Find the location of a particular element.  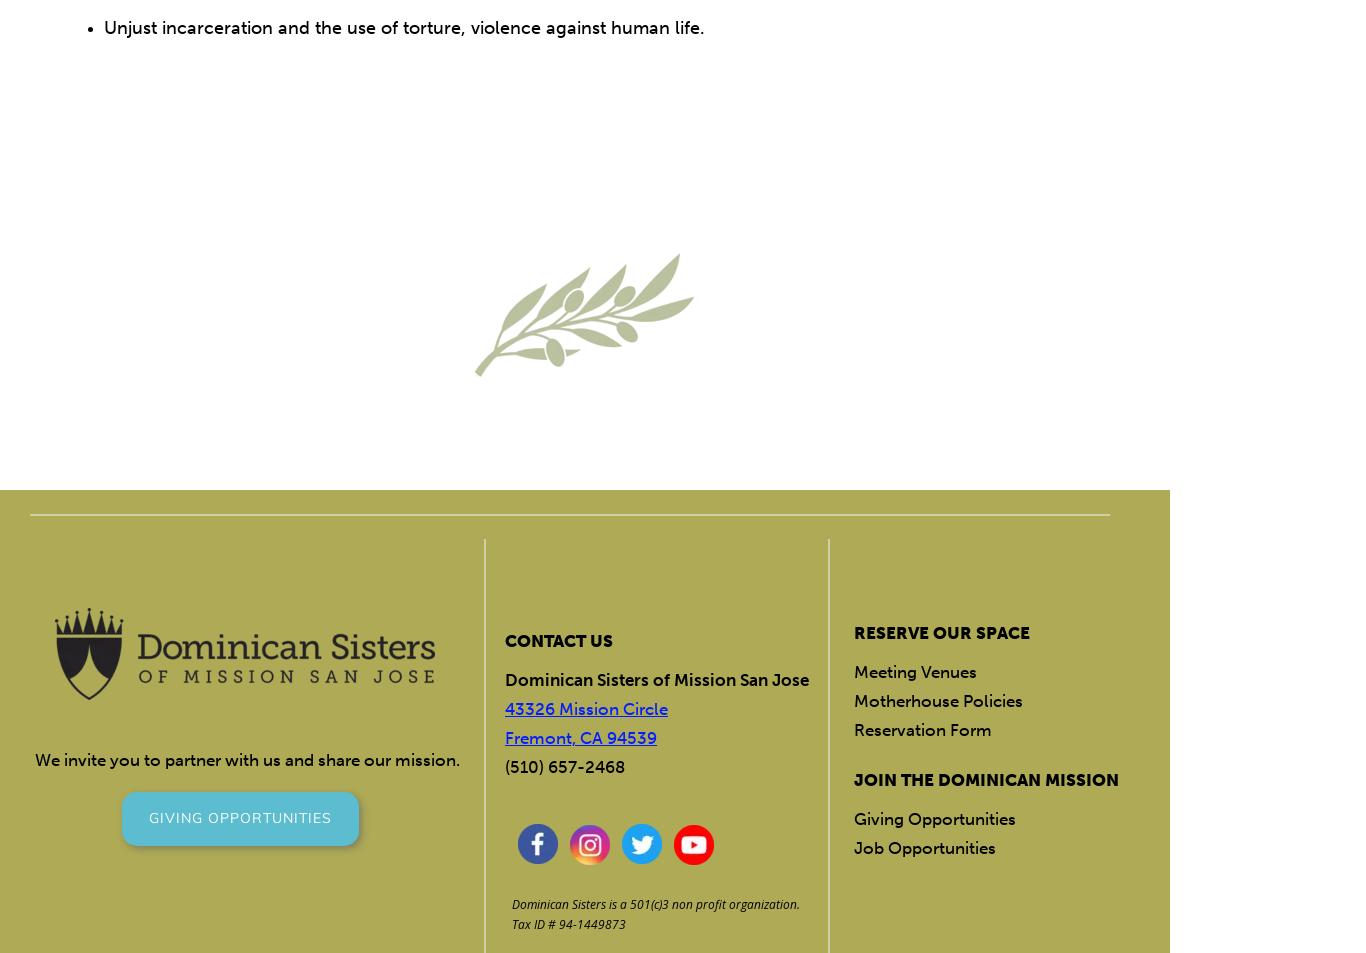

'CONTACT US' is located at coordinates (505, 640).